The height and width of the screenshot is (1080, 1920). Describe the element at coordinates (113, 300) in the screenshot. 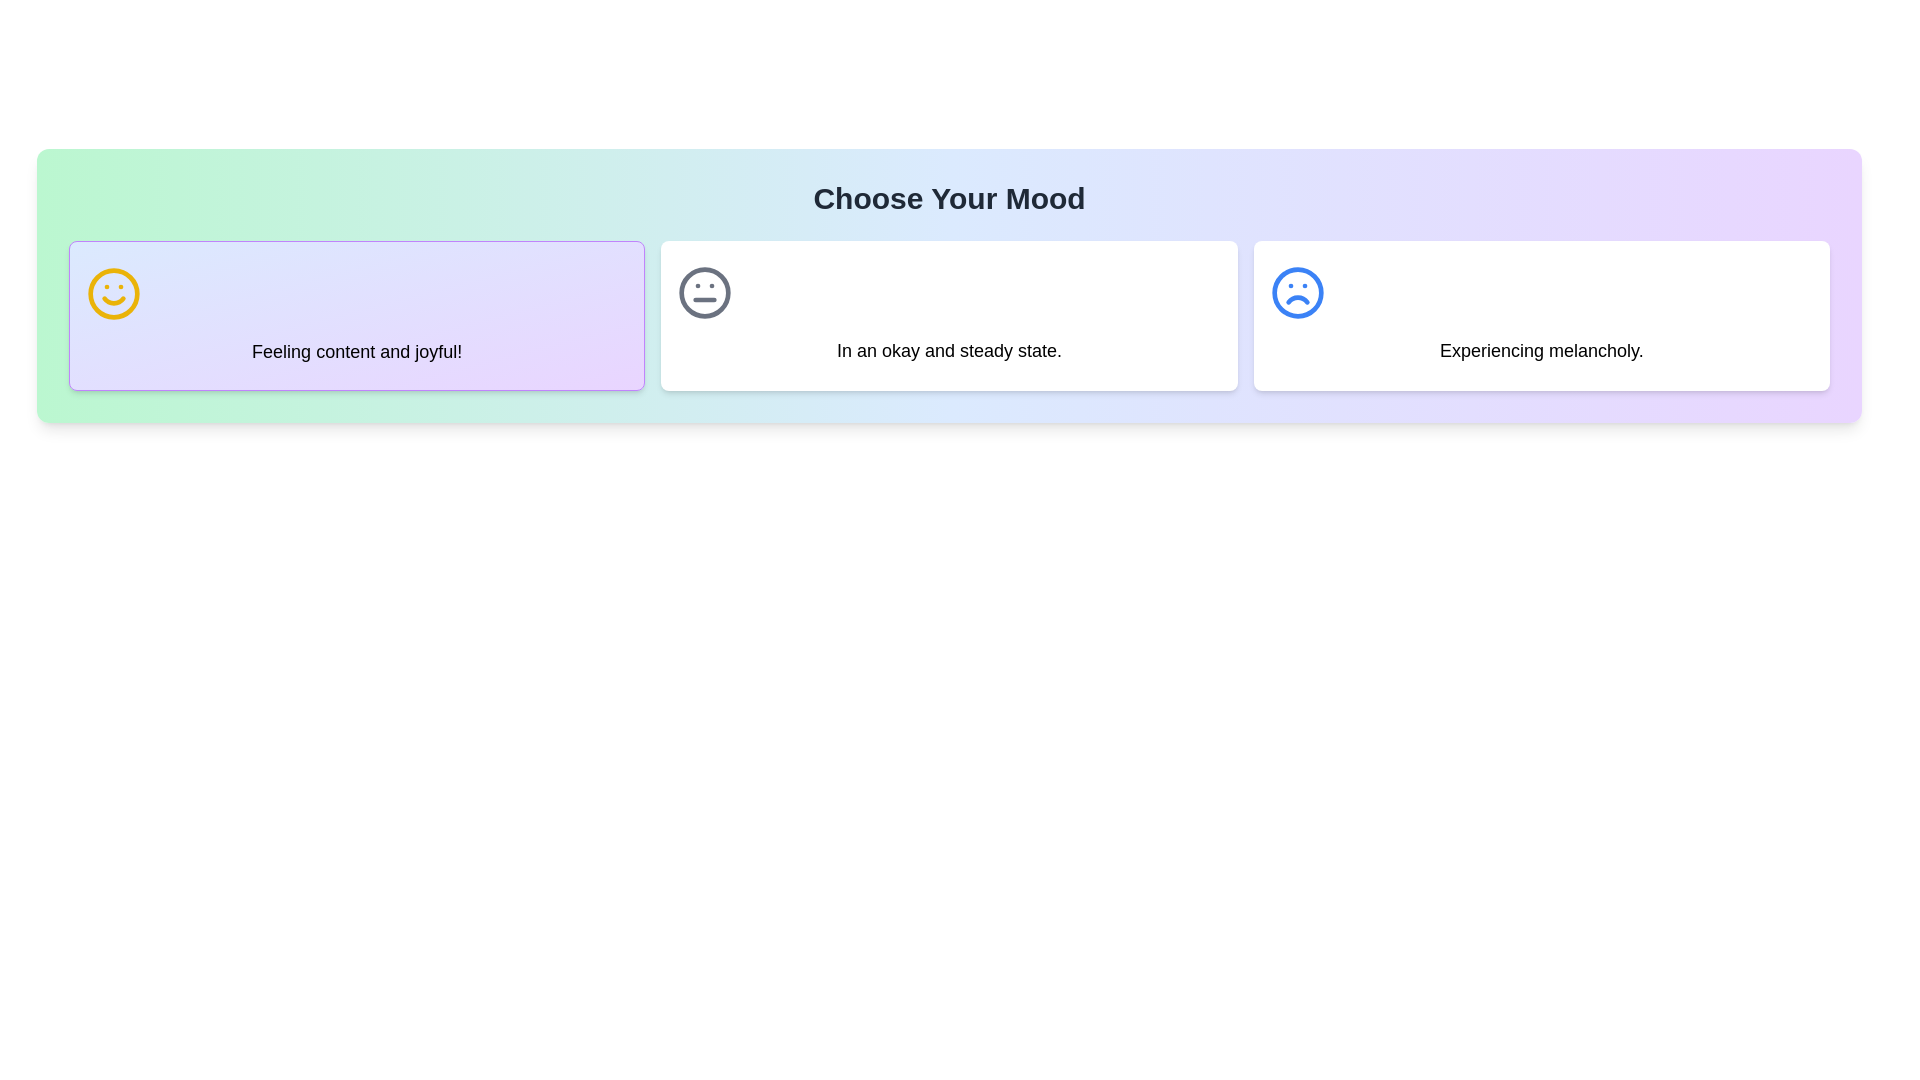

I see `the mouth of the yellow smiley face graphic in the top-left card titled 'Feeling content and joyful!'` at that location.